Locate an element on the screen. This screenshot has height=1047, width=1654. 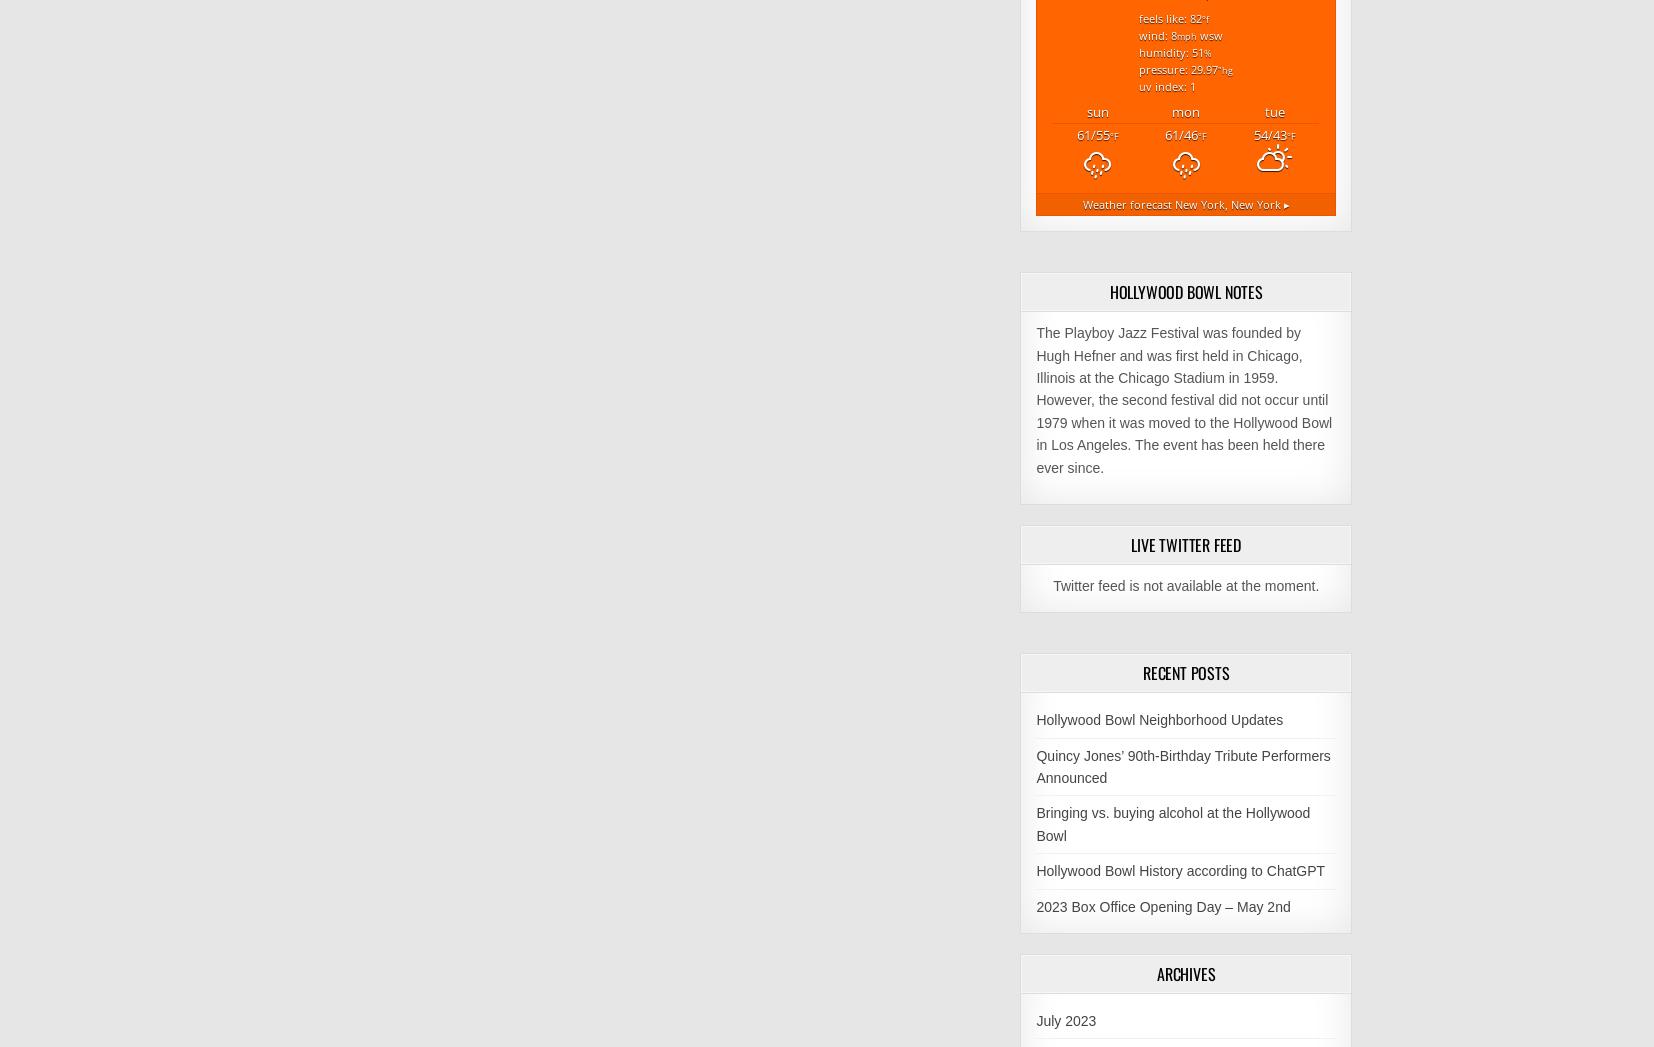
'Archives' is located at coordinates (1184, 971).